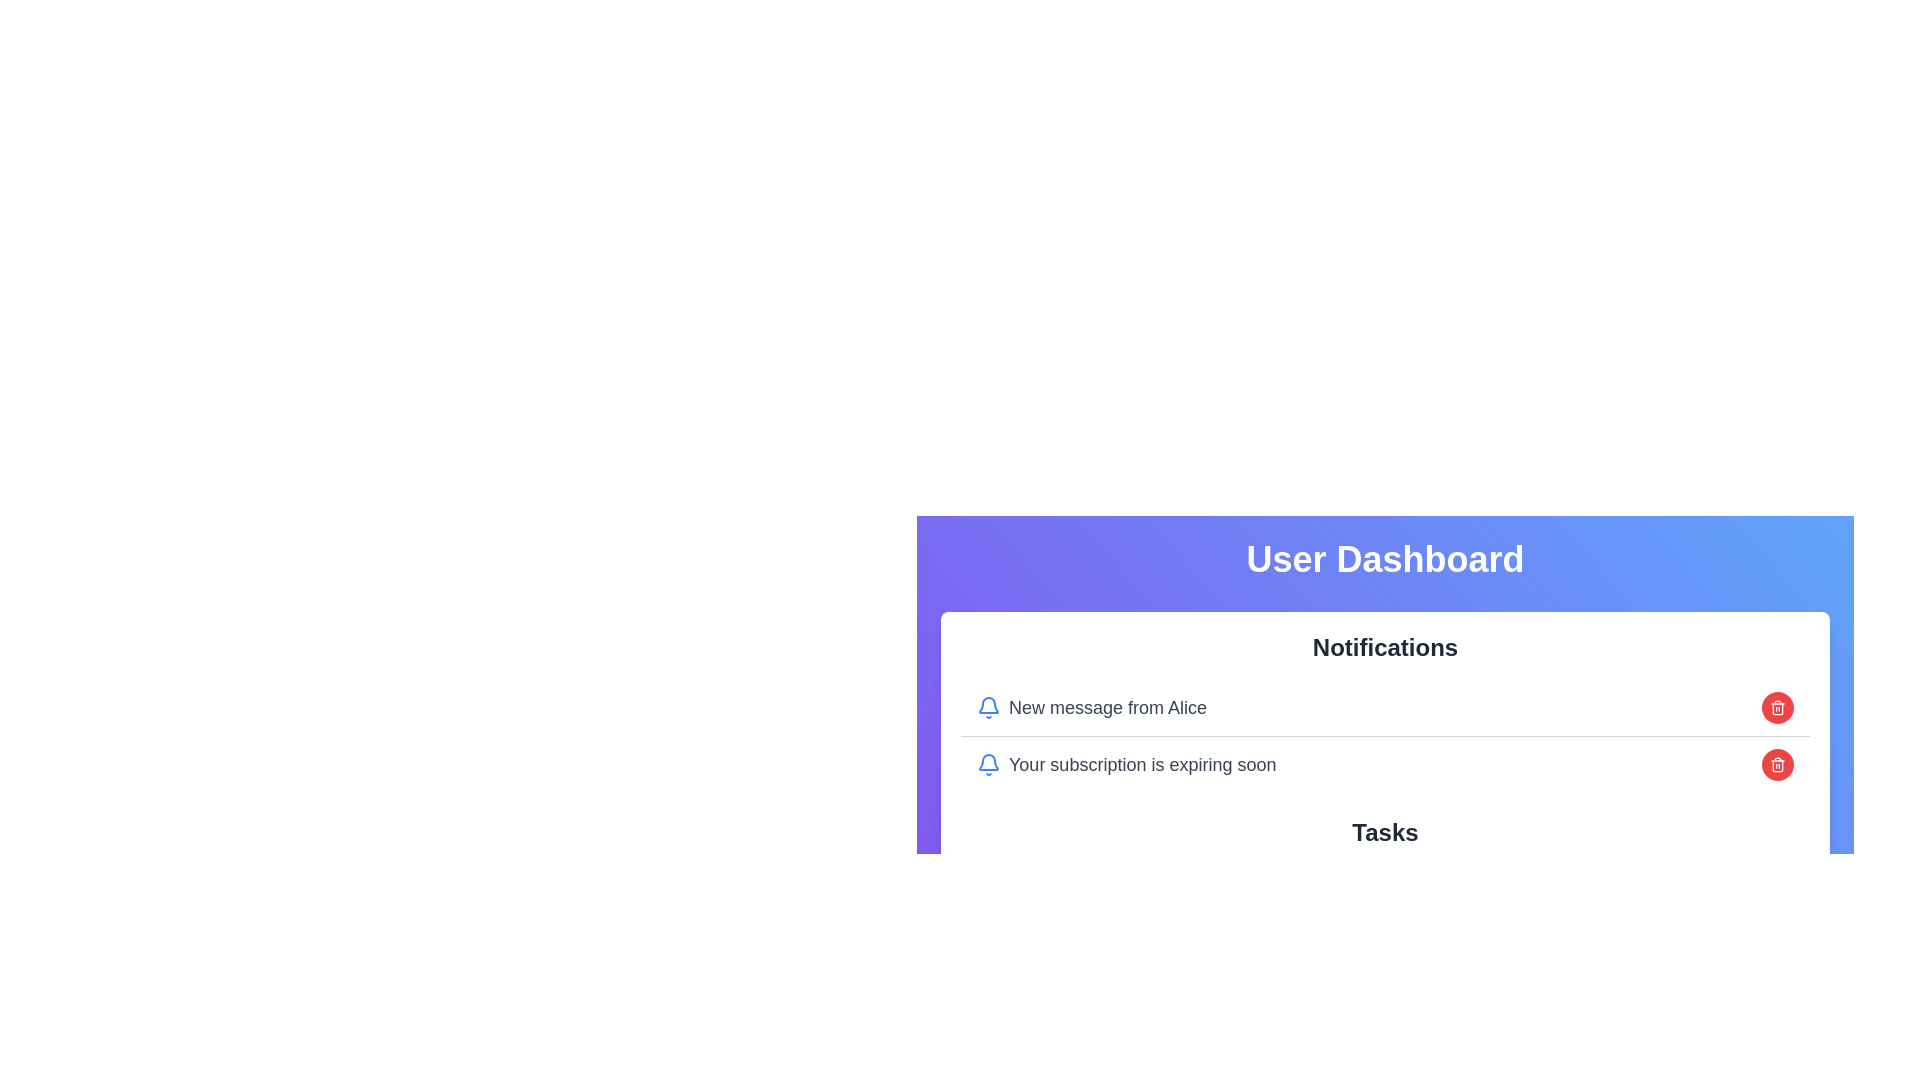 This screenshot has height=1080, width=1920. Describe the element at coordinates (1384, 764) in the screenshot. I see `notification in the second position of the Notifications section, located directly below the 'New message from Alice' notification` at that location.